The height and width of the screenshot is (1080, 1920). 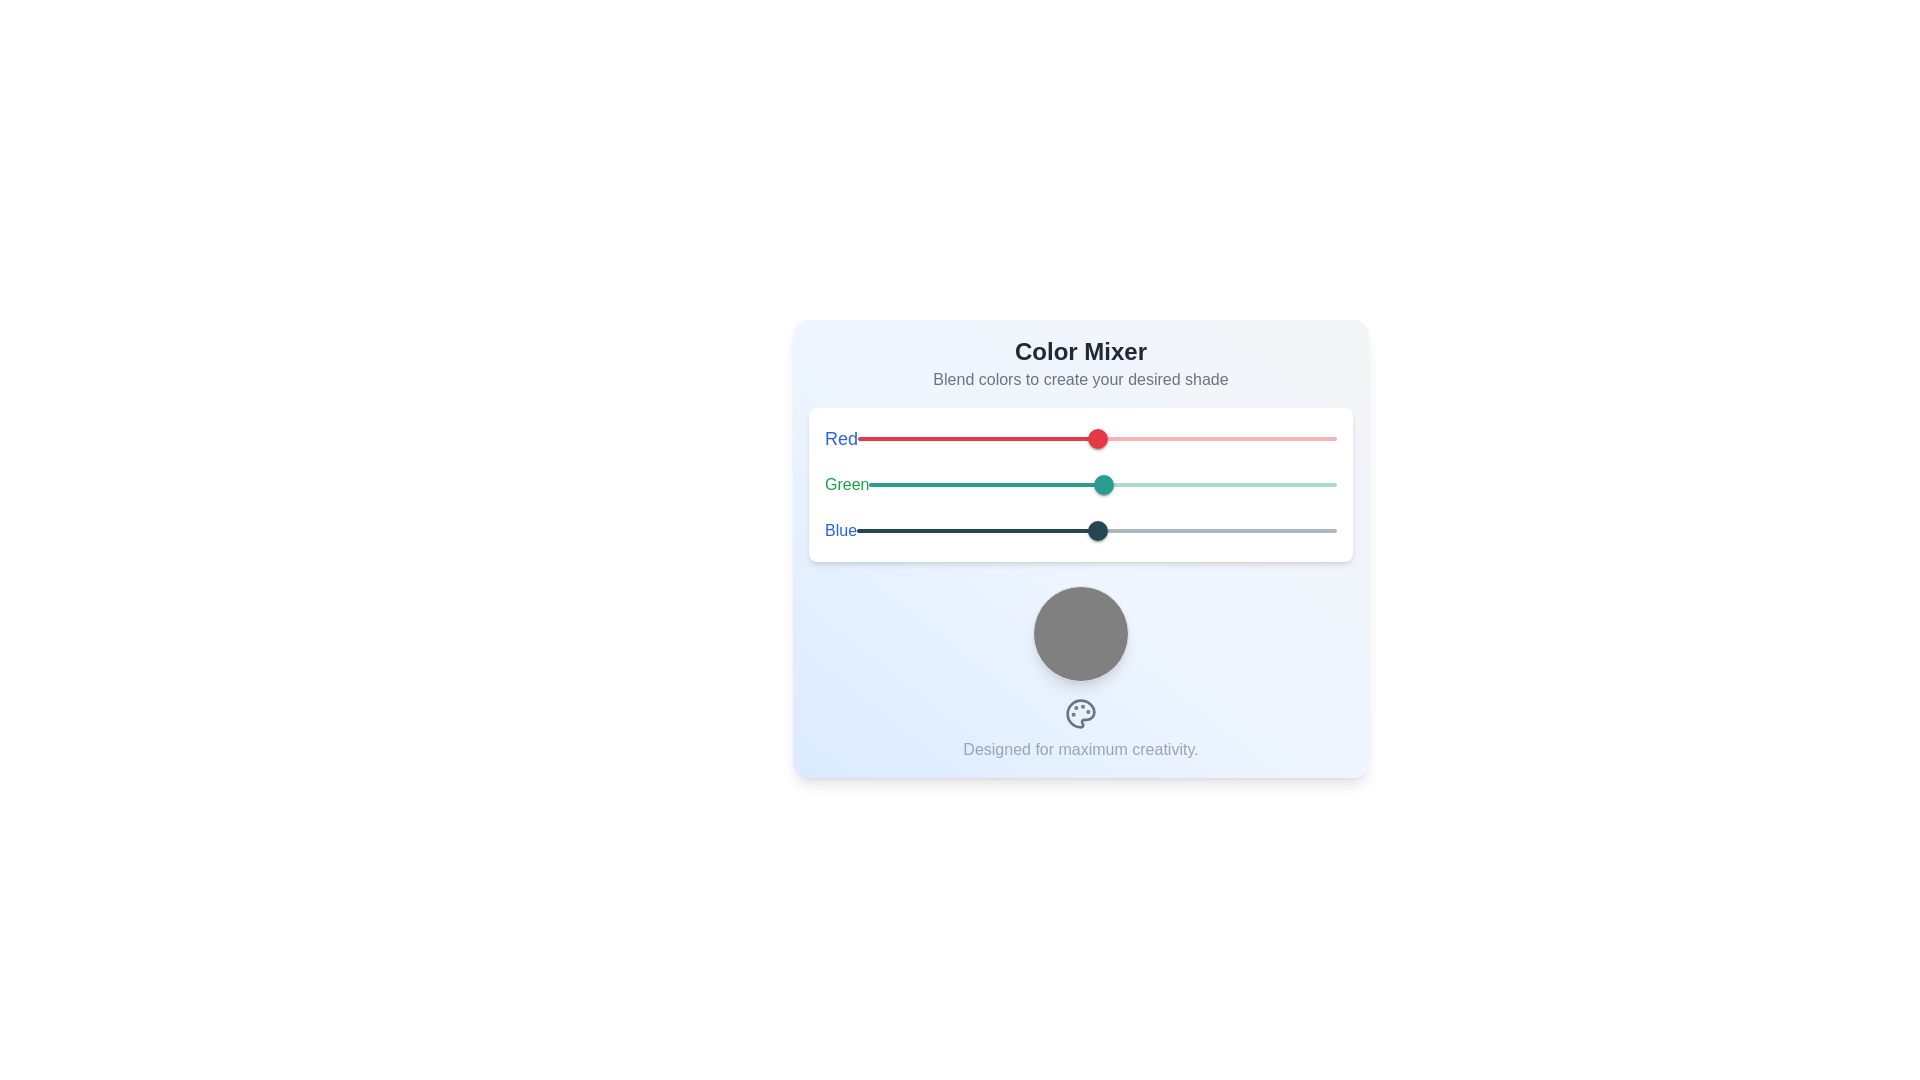 What do you see at coordinates (1089, 438) in the screenshot?
I see `the red value` at bounding box center [1089, 438].